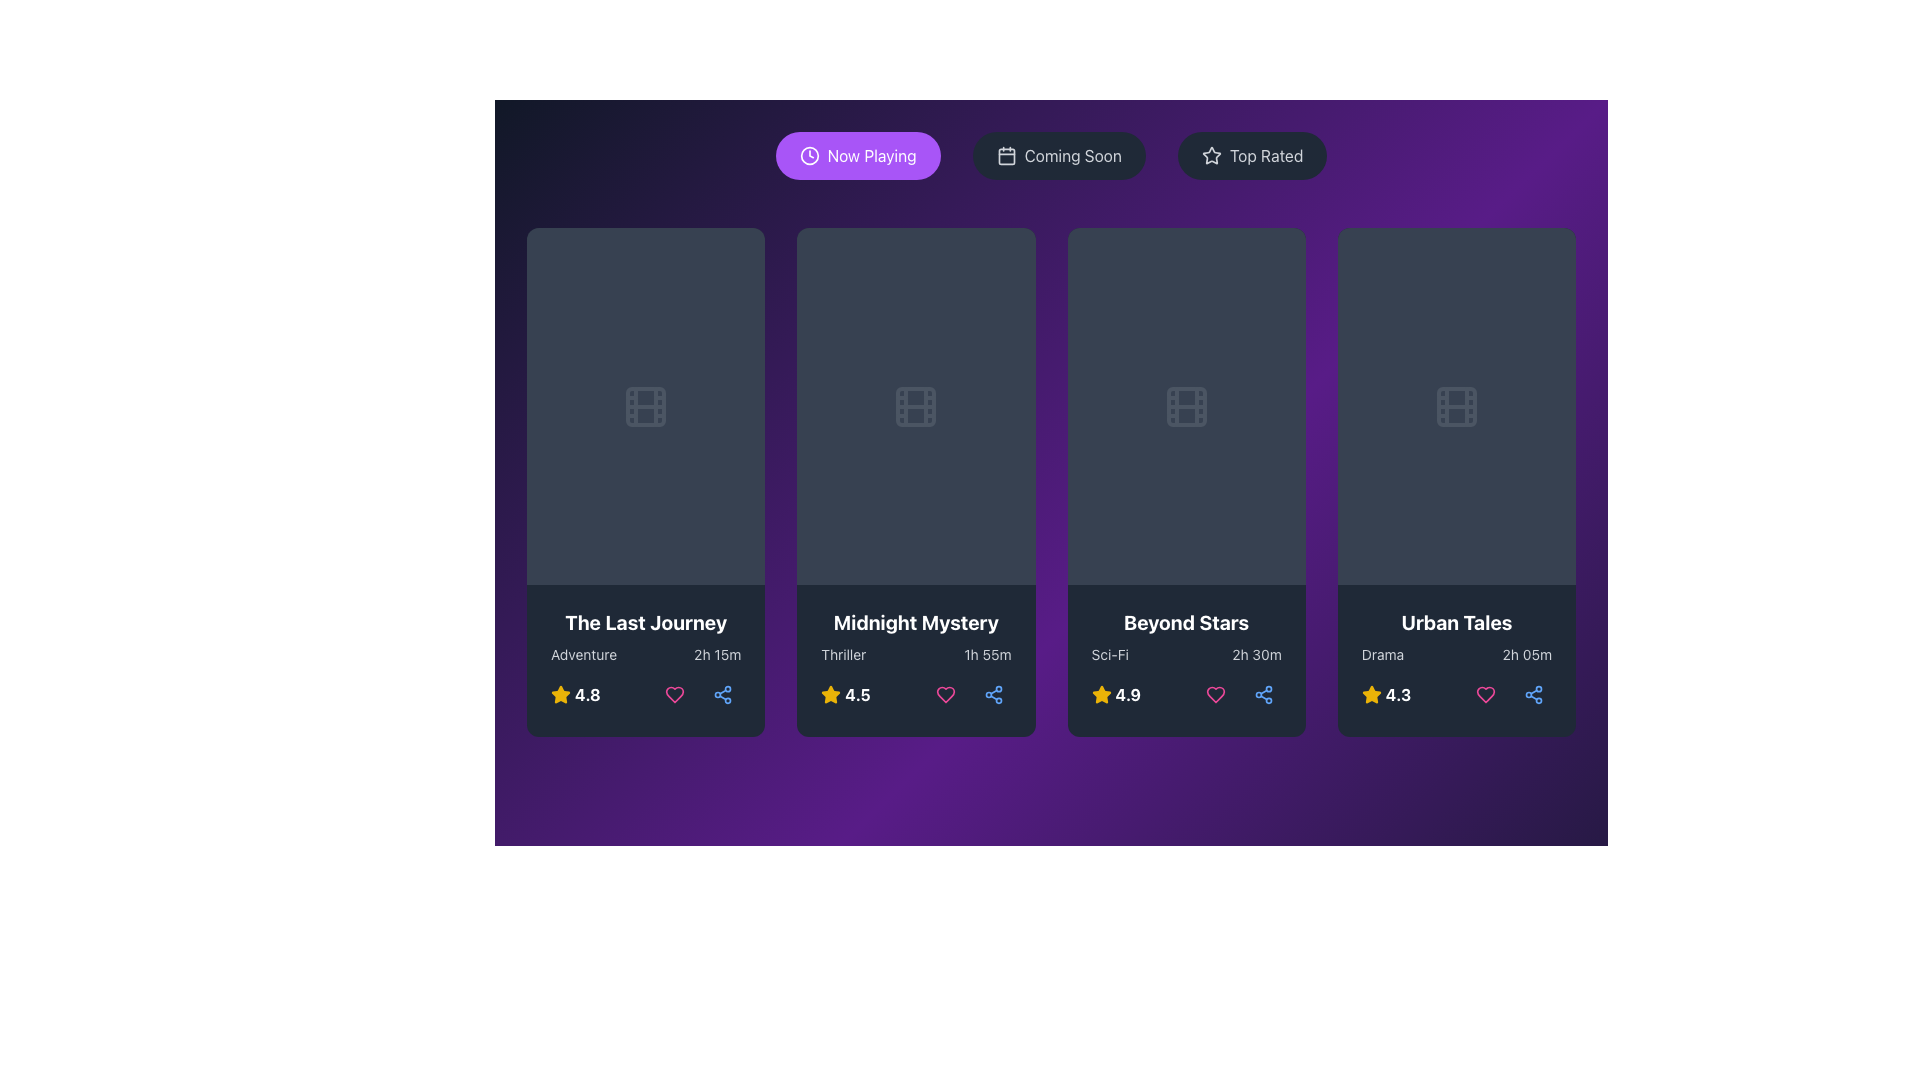  What do you see at coordinates (560, 693) in the screenshot?
I see `the yellow filled star icon used in the rating system located beside the text '4.8' to trigger visual effects` at bounding box center [560, 693].